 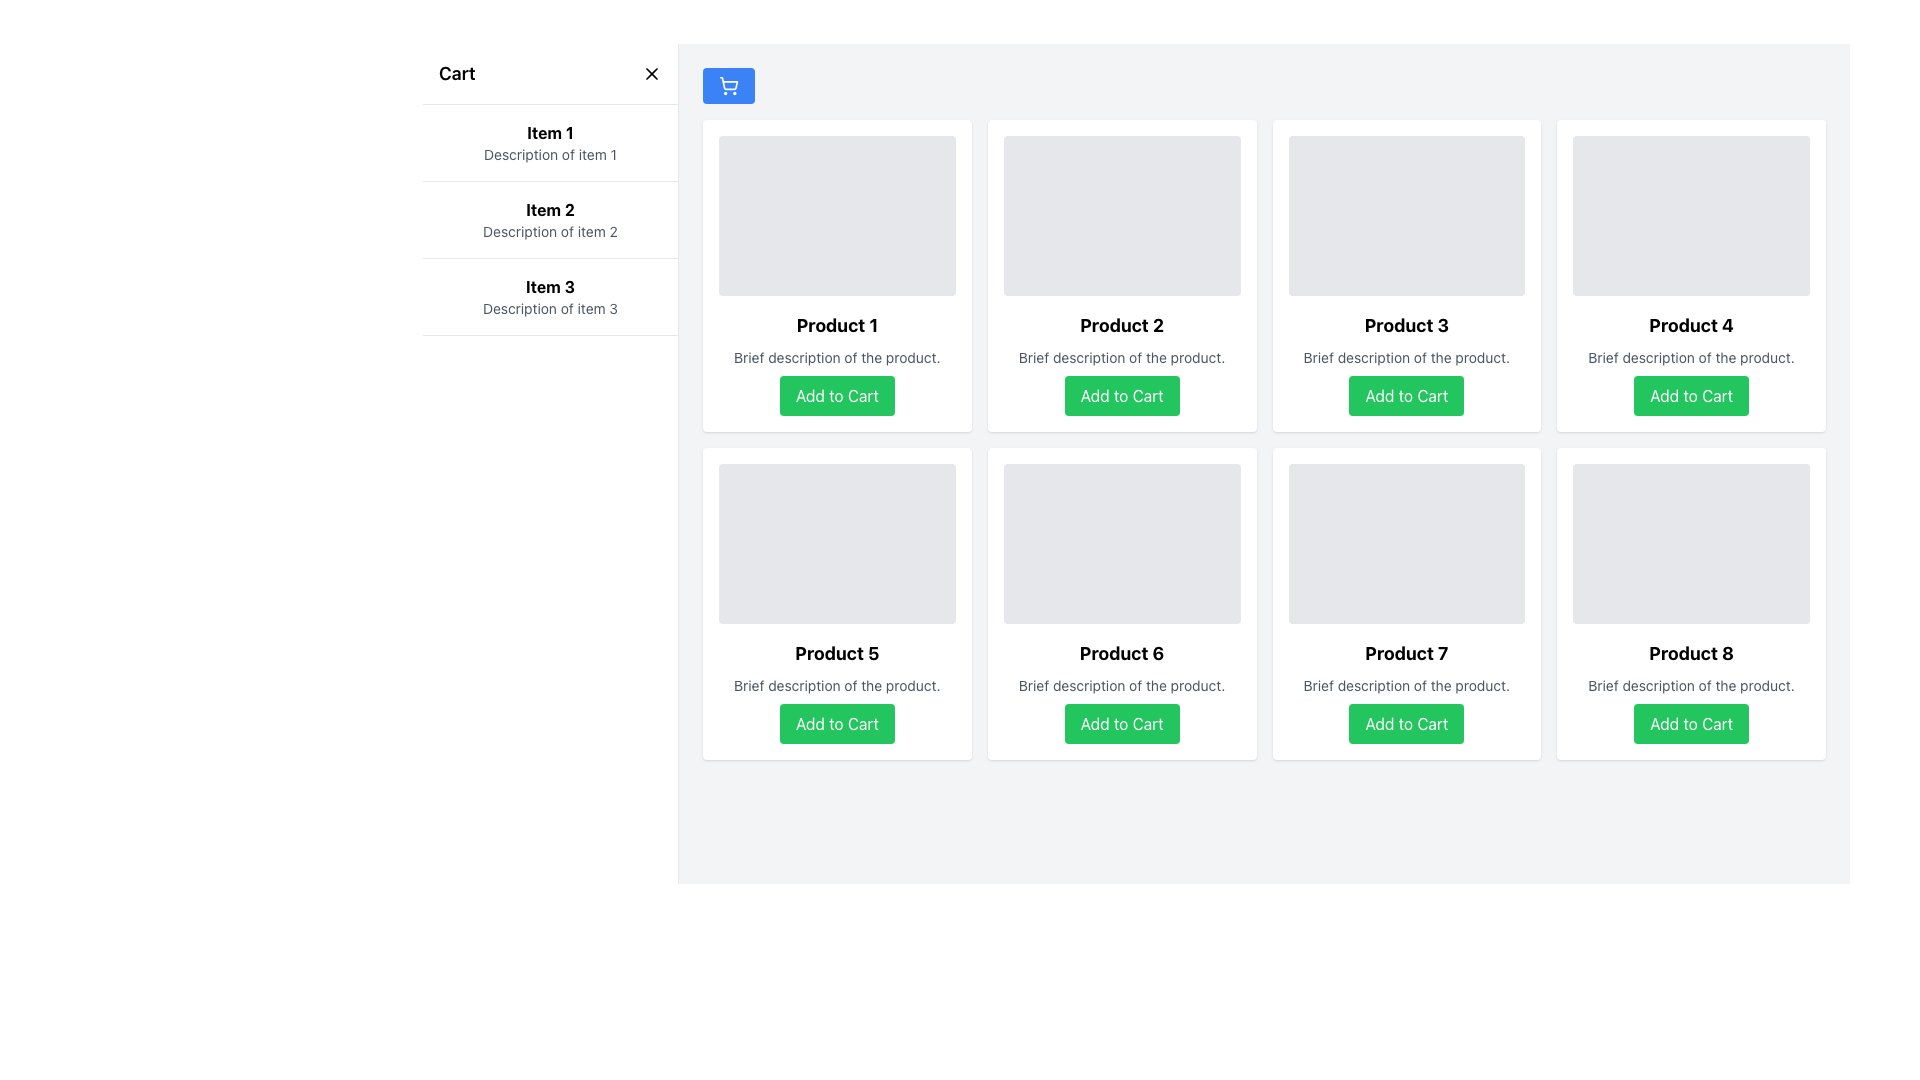 What do you see at coordinates (837, 685) in the screenshot?
I see `the text label displaying 'Brief description of the product.' located in the 'Product 5' card, positioned below the product title and above the 'Add to Cart' button` at bounding box center [837, 685].